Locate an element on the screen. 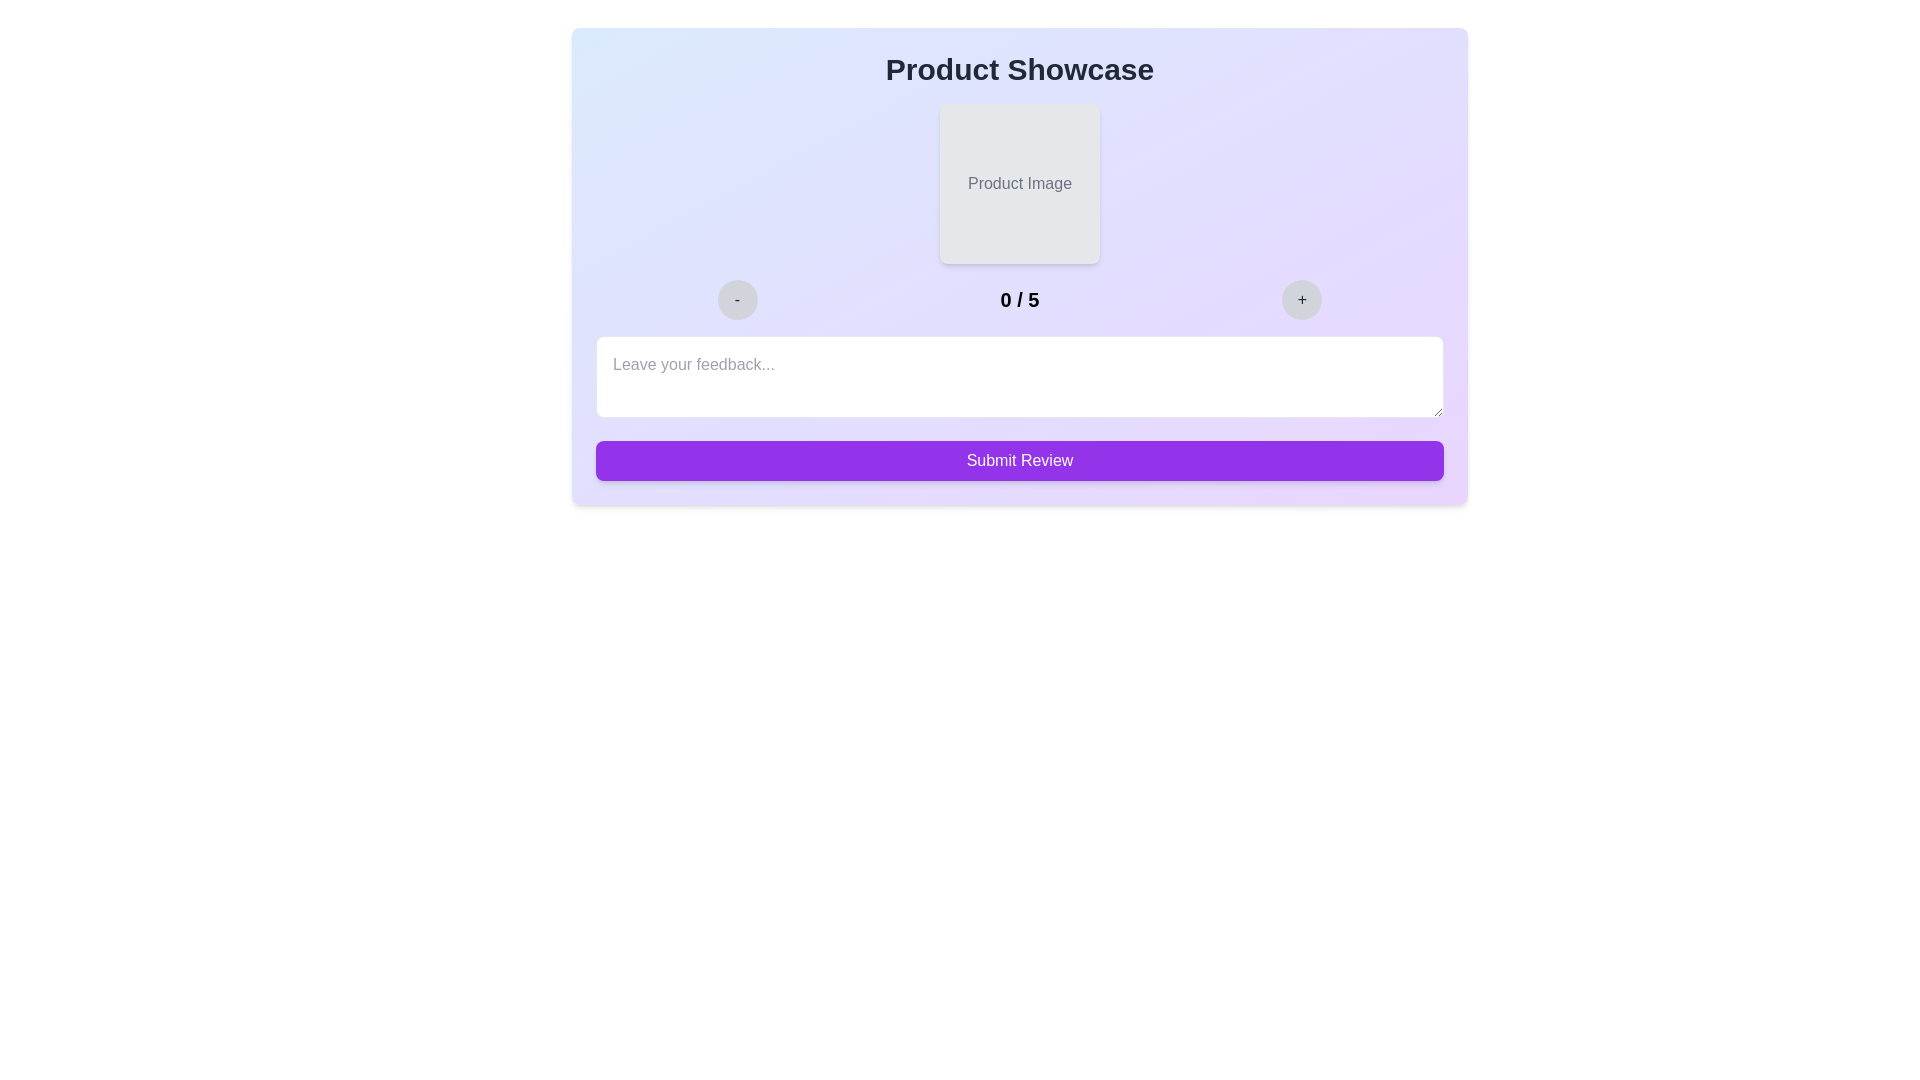  the 'Submit Review' button to submit the review is located at coordinates (1019, 461).